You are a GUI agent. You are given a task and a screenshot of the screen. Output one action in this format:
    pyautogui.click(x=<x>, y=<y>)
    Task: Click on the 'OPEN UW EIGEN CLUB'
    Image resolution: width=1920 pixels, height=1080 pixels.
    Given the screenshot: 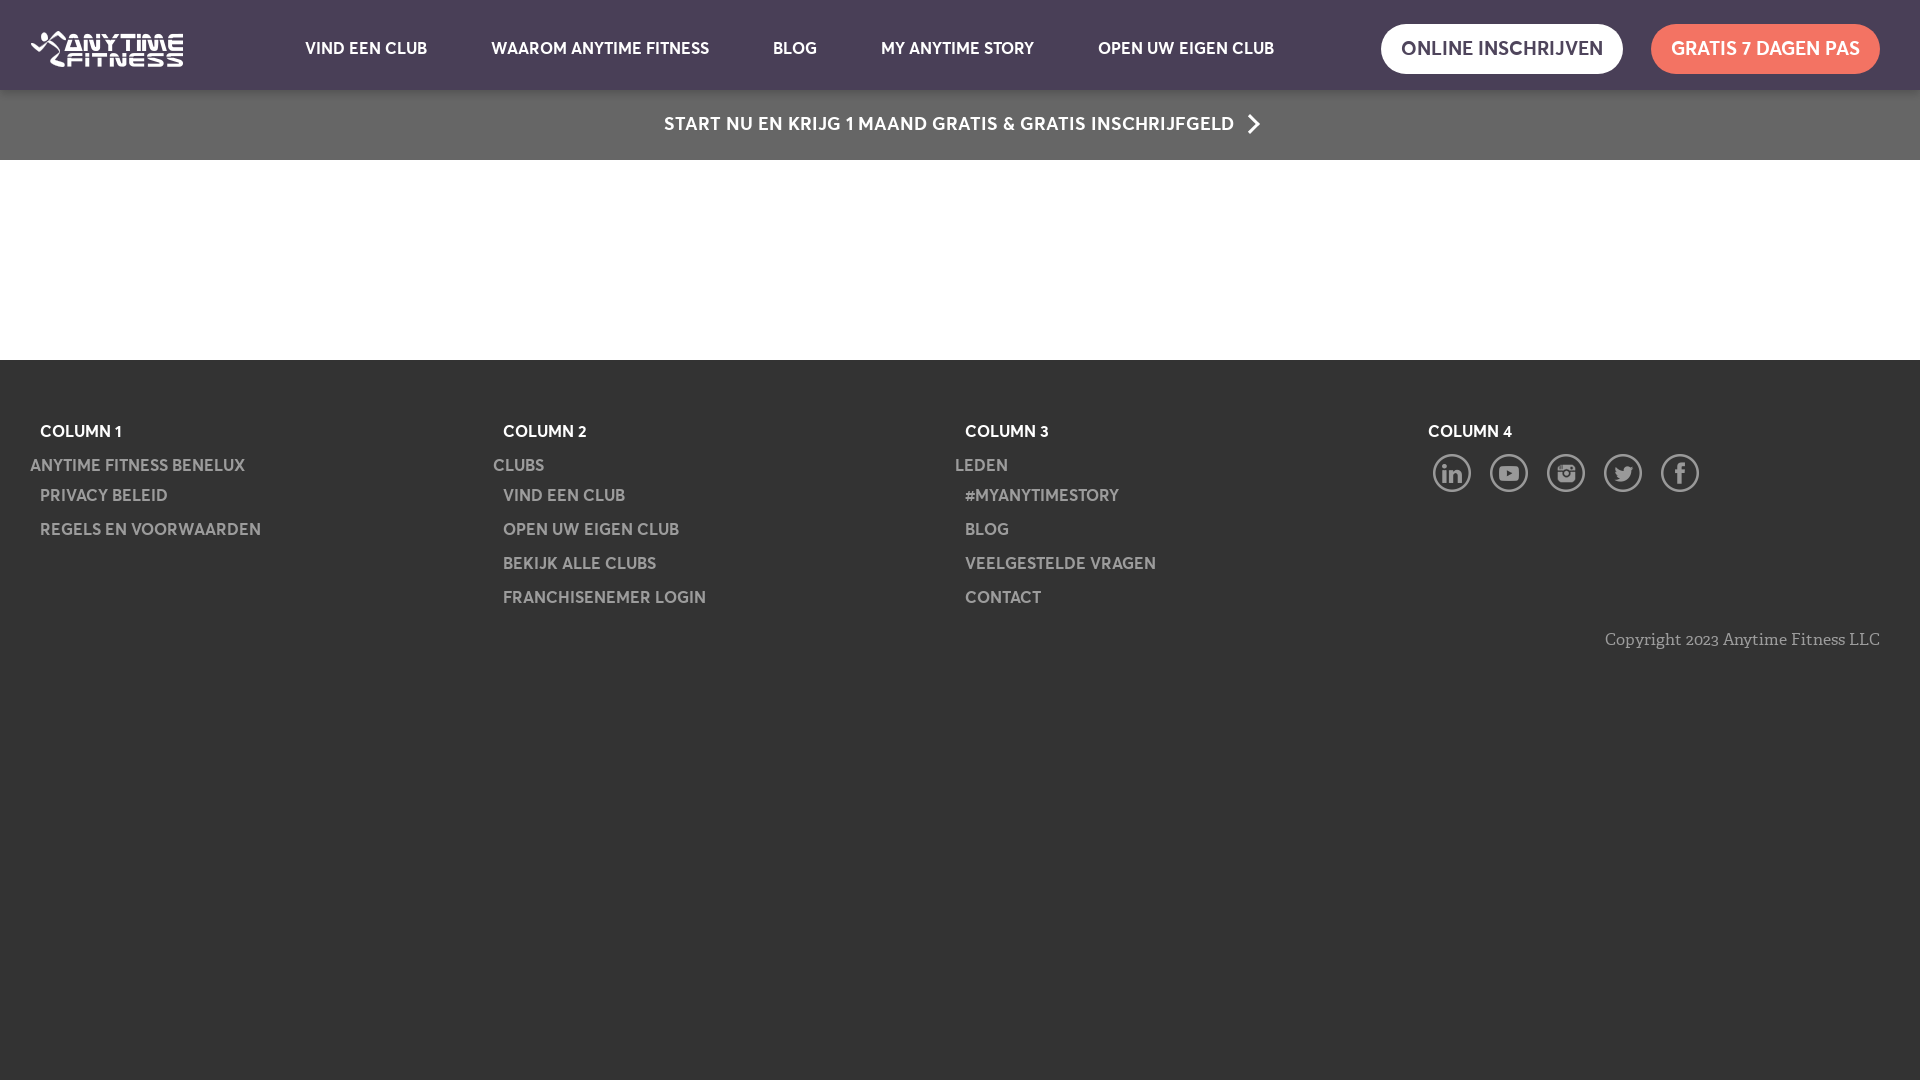 What is the action you would take?
    pyautogui.click(x=1185, y=48)
    